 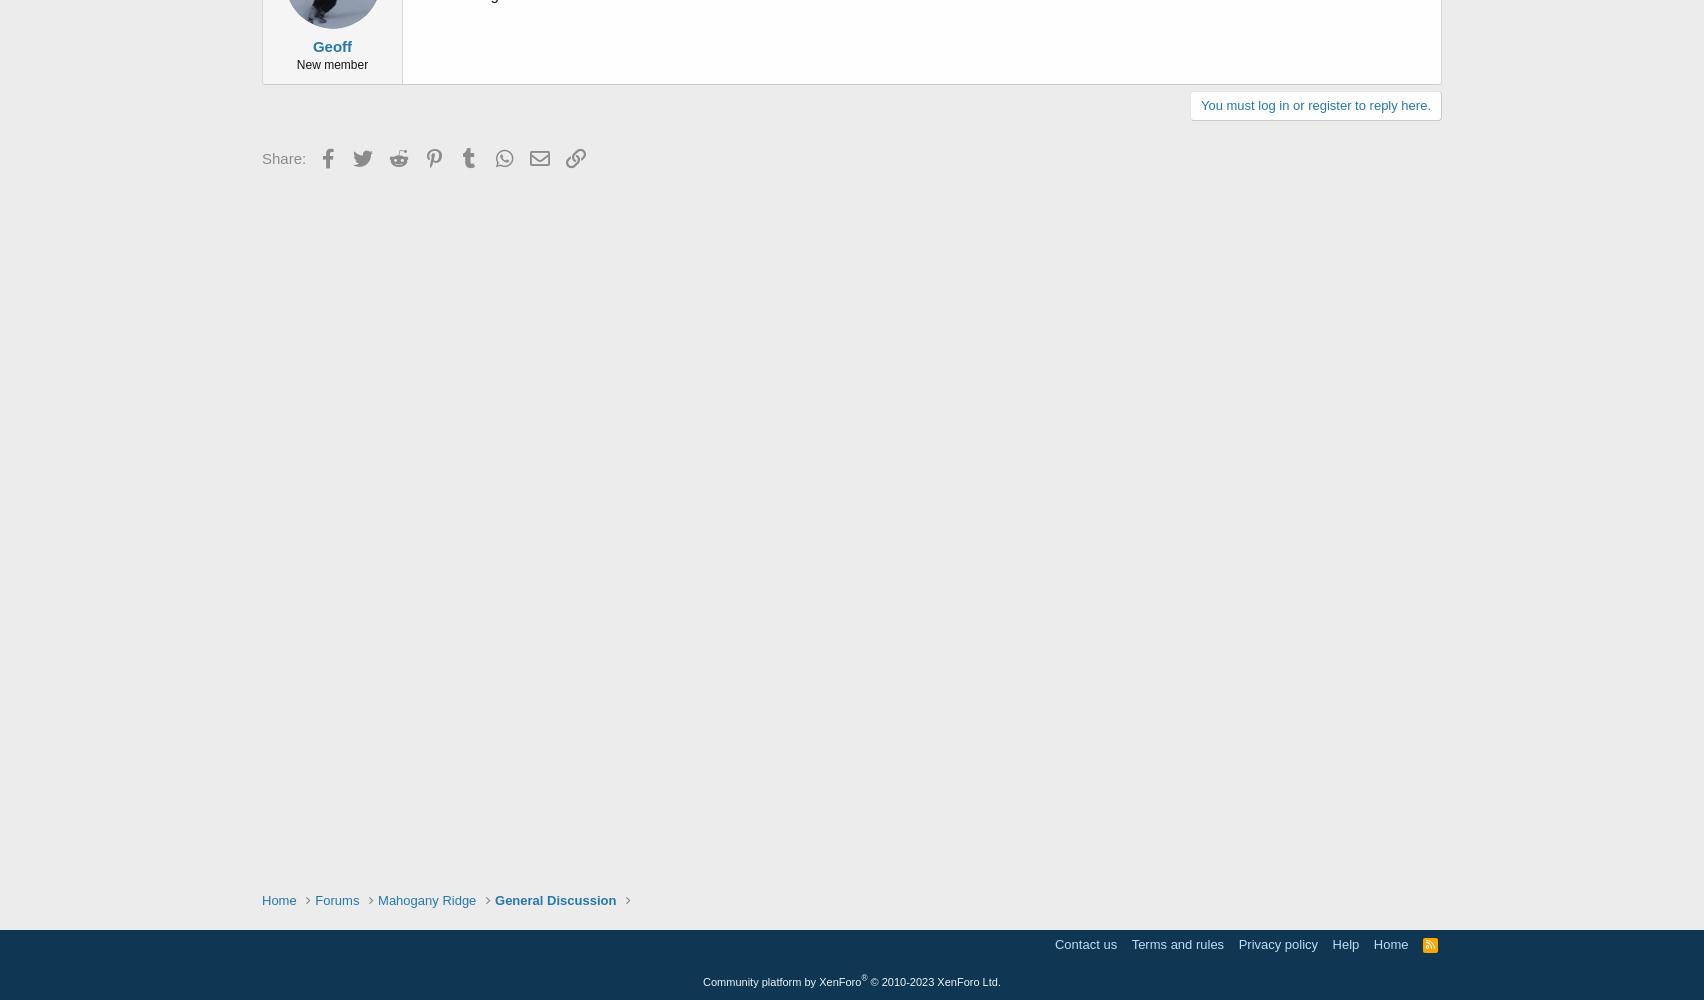 What do you see at coordinates (294, 64) in the screenshot?
I see `'New member'` at bounding box center [294, 64].